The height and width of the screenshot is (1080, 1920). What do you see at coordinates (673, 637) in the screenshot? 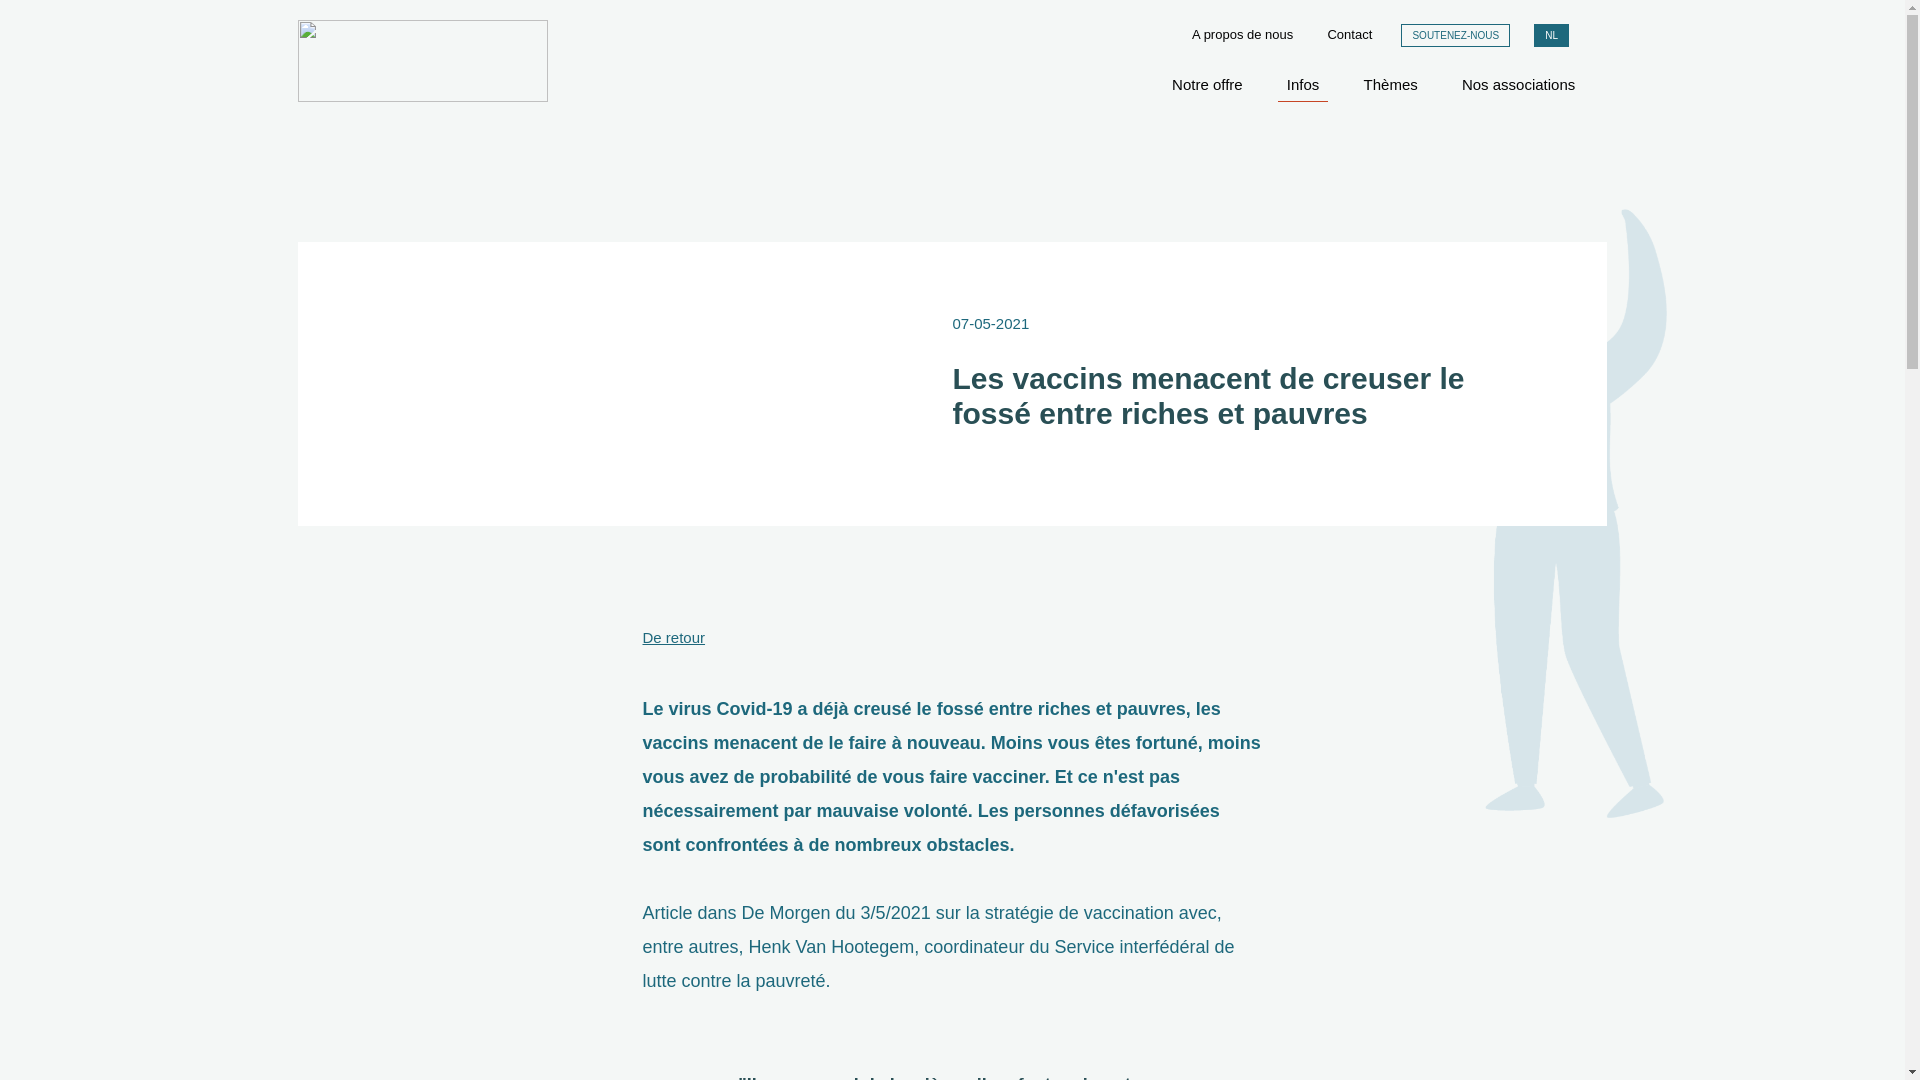
I see `'De retour'` at bounding box center [673, 637].